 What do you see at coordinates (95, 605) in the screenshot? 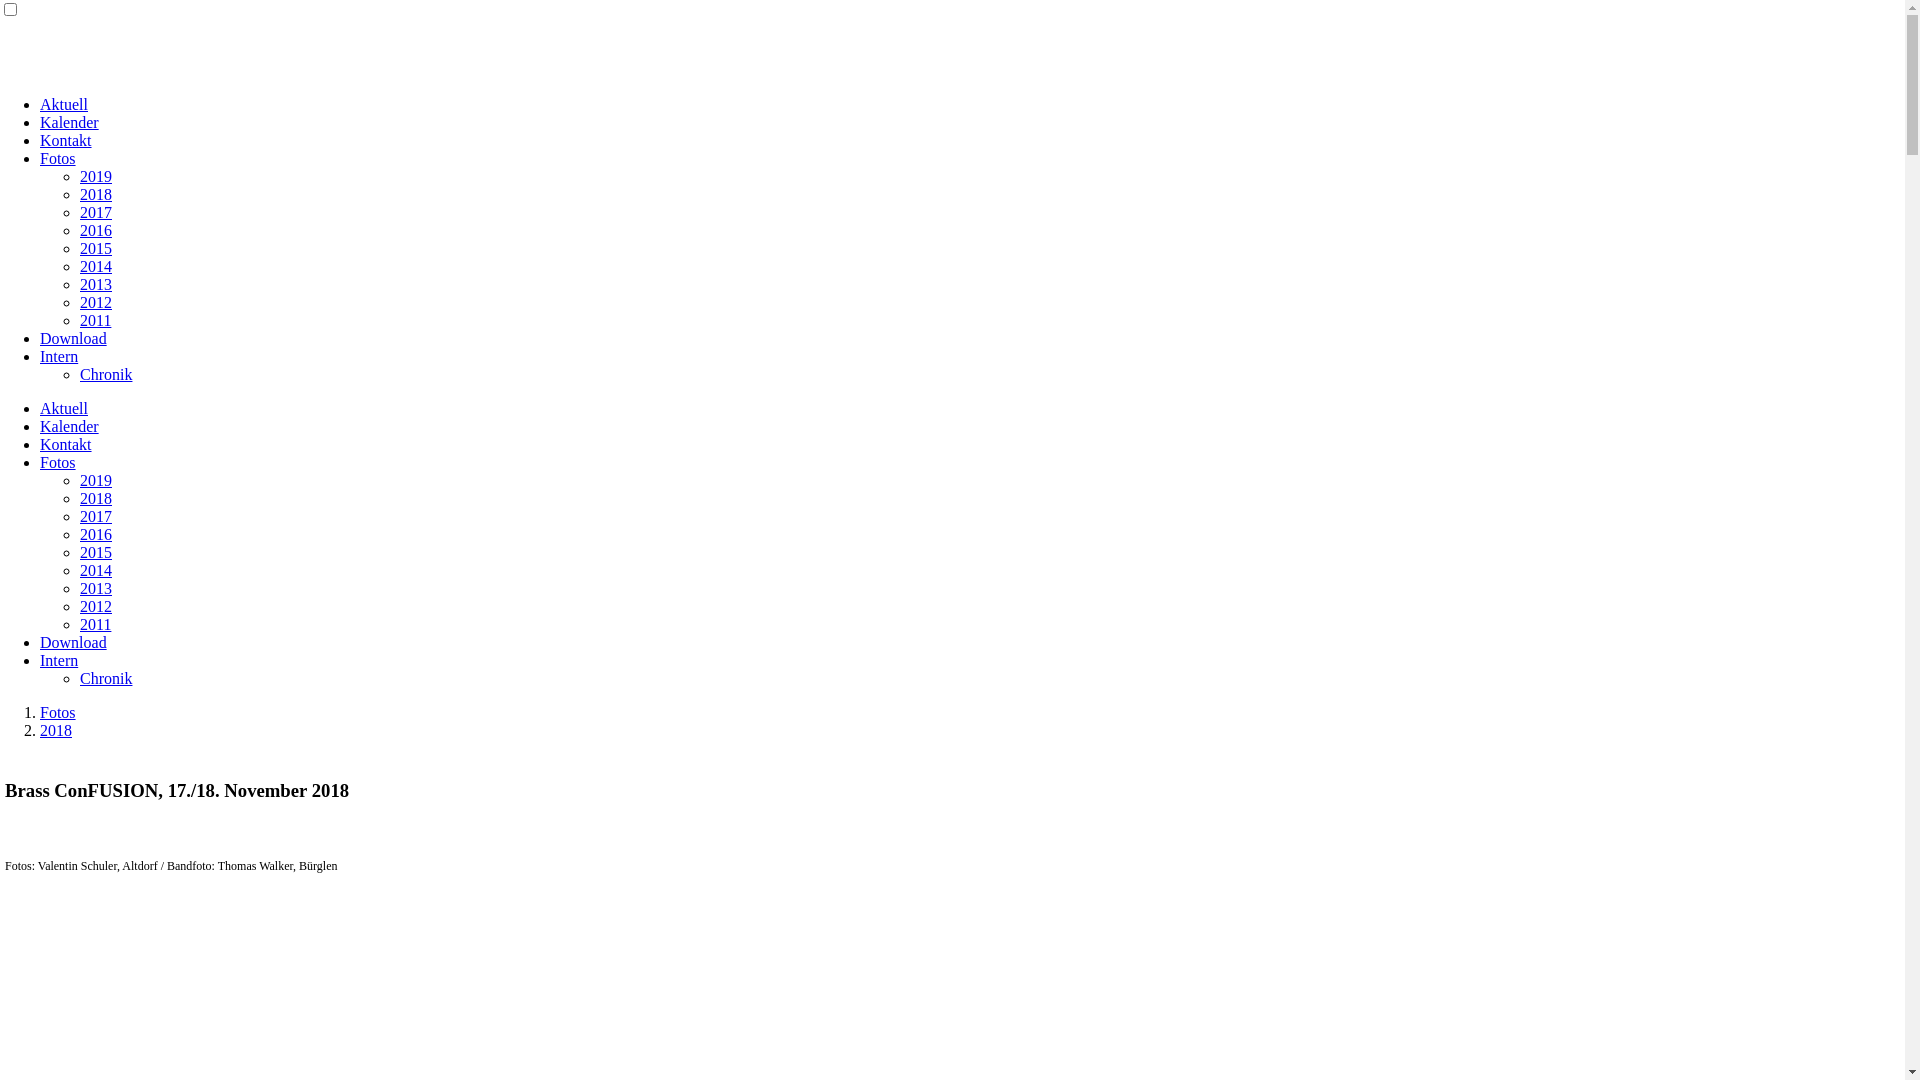
I see `'2012'` at bounding box center [95, 605].